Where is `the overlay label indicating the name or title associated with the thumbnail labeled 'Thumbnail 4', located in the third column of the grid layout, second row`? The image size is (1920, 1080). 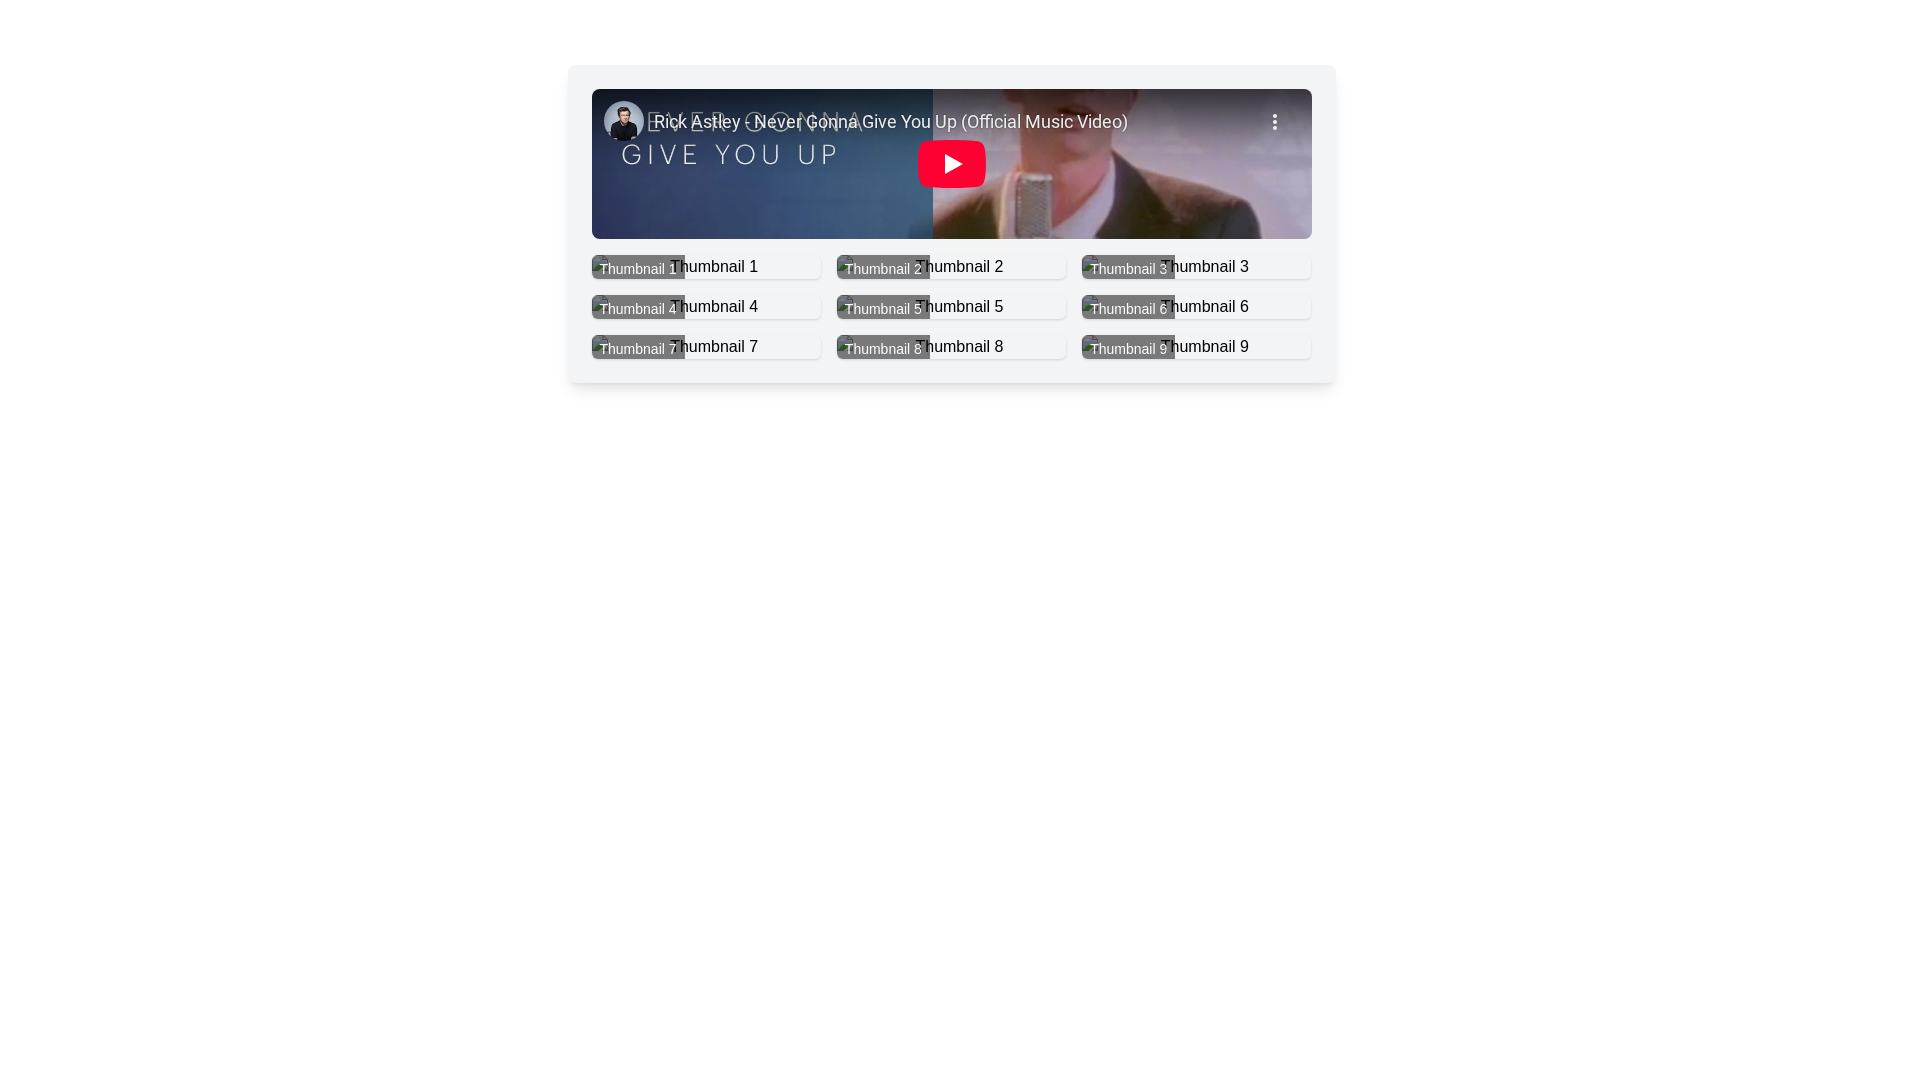 the overlay label indicating the name or title associated with the thumbnail labeled 'Thumbnail 4', located in the third column of the grid layout, second row is located at coordinates (637, 308).